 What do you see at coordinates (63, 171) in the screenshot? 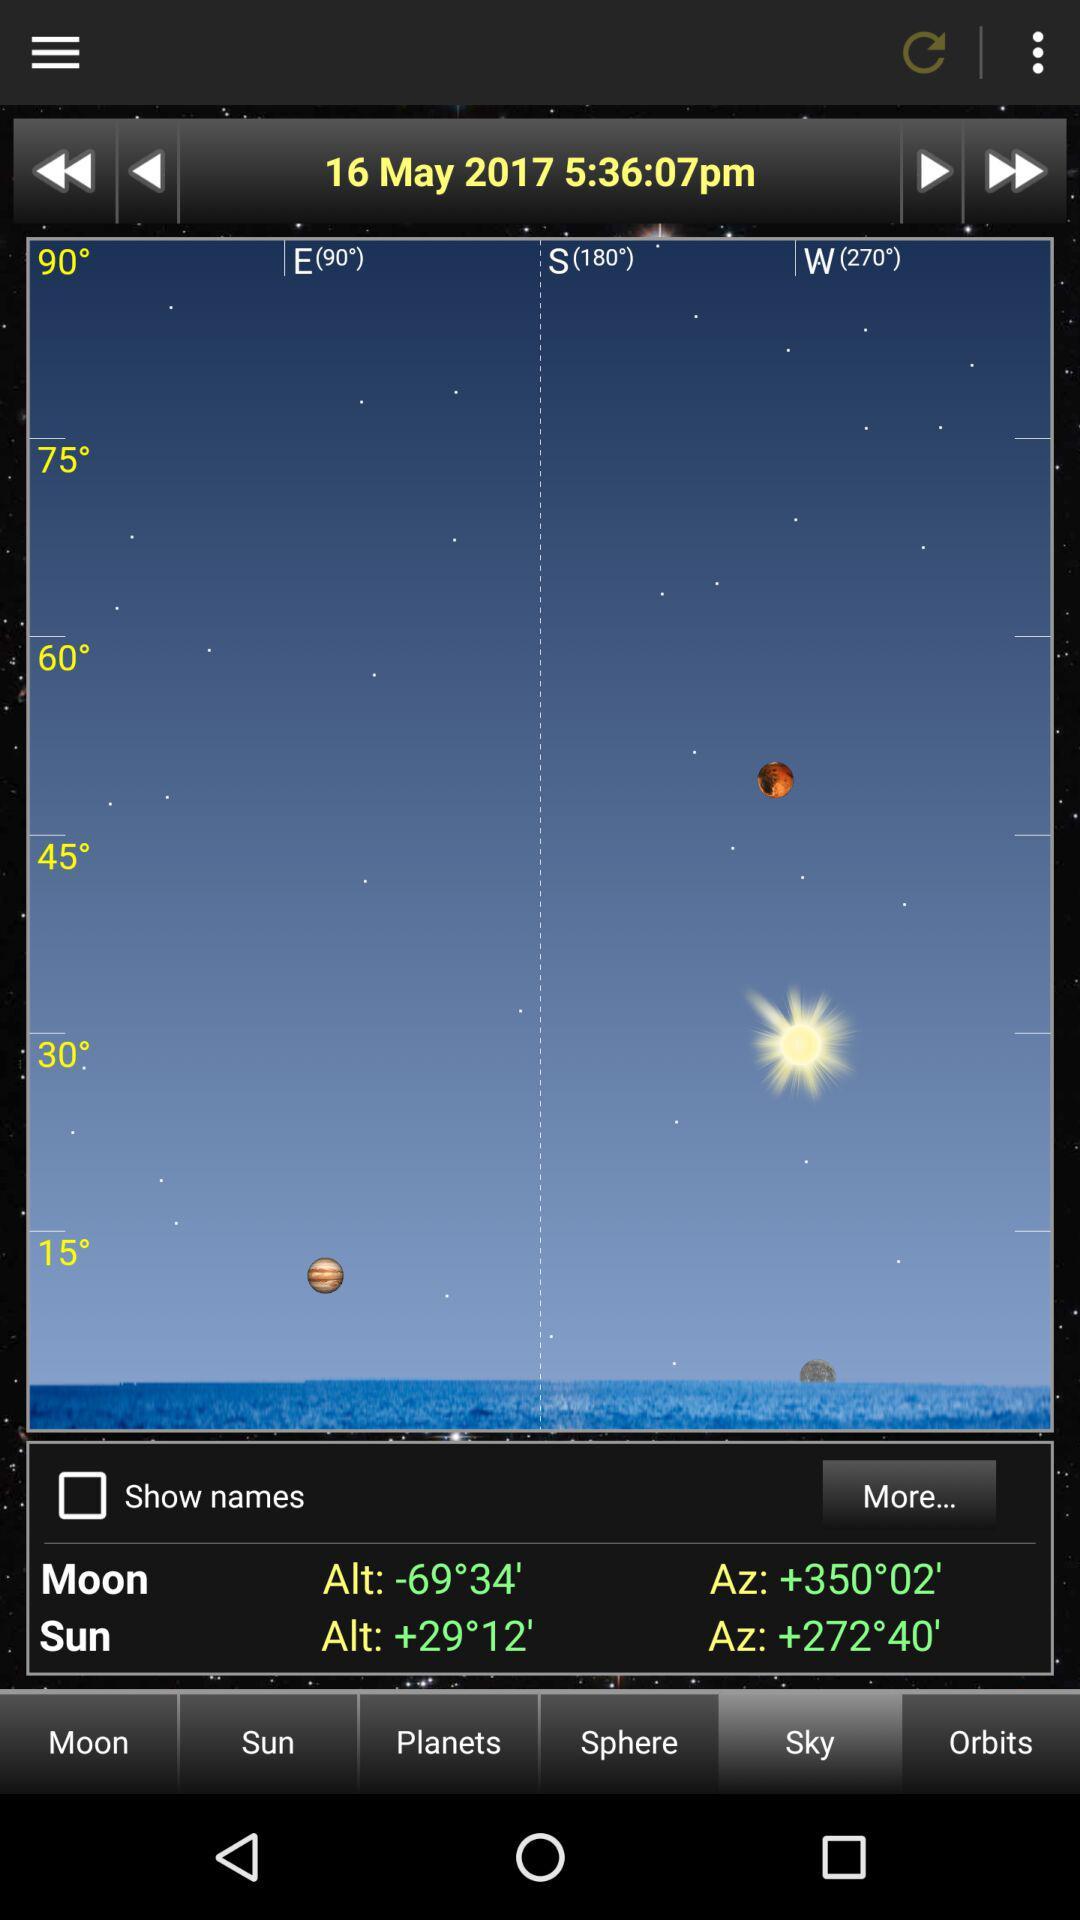
I see `beginning` at bounding box center [63, 171].